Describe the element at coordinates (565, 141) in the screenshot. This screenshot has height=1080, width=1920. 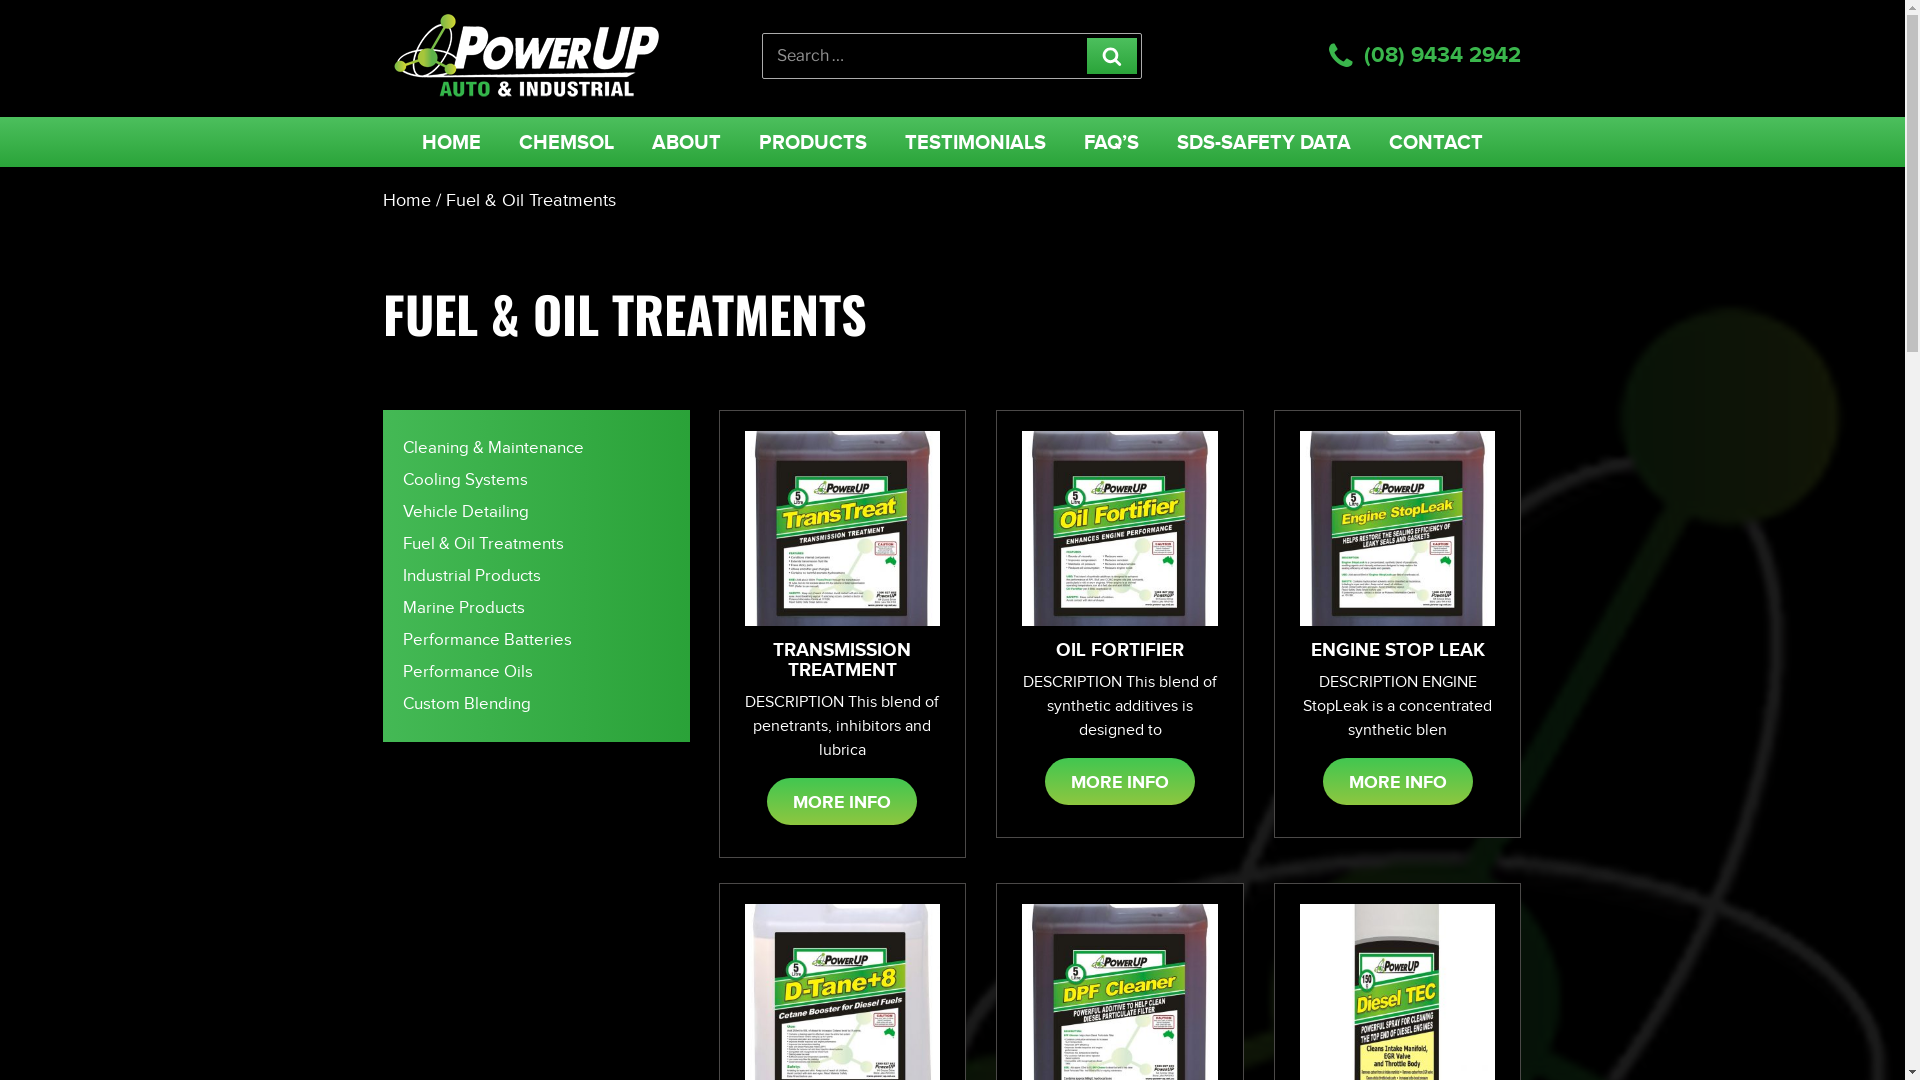
I see `'CHEMSOL'` at that location.